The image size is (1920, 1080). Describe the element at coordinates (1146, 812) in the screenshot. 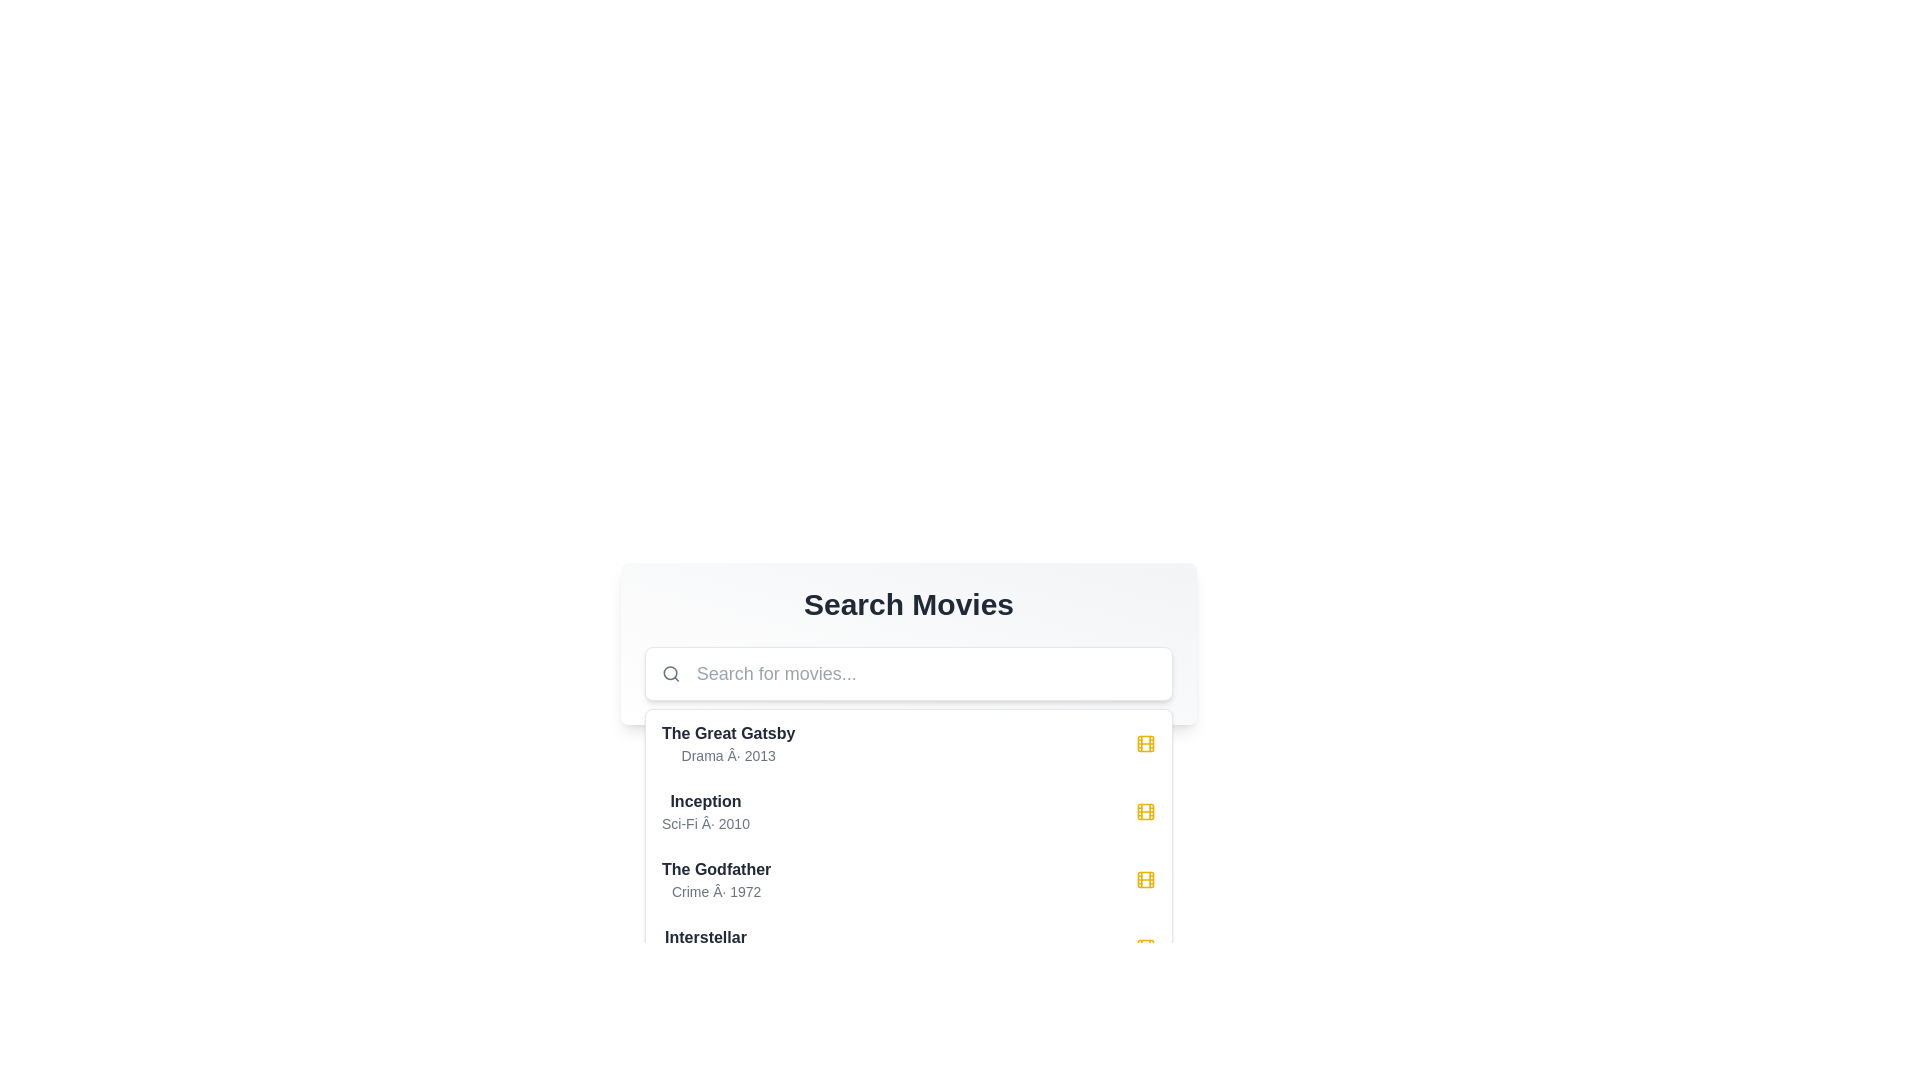

I see `the centered rectangle segment of the film icon displayed on the right side of the second item in a vertical list of movie entries` at that location.